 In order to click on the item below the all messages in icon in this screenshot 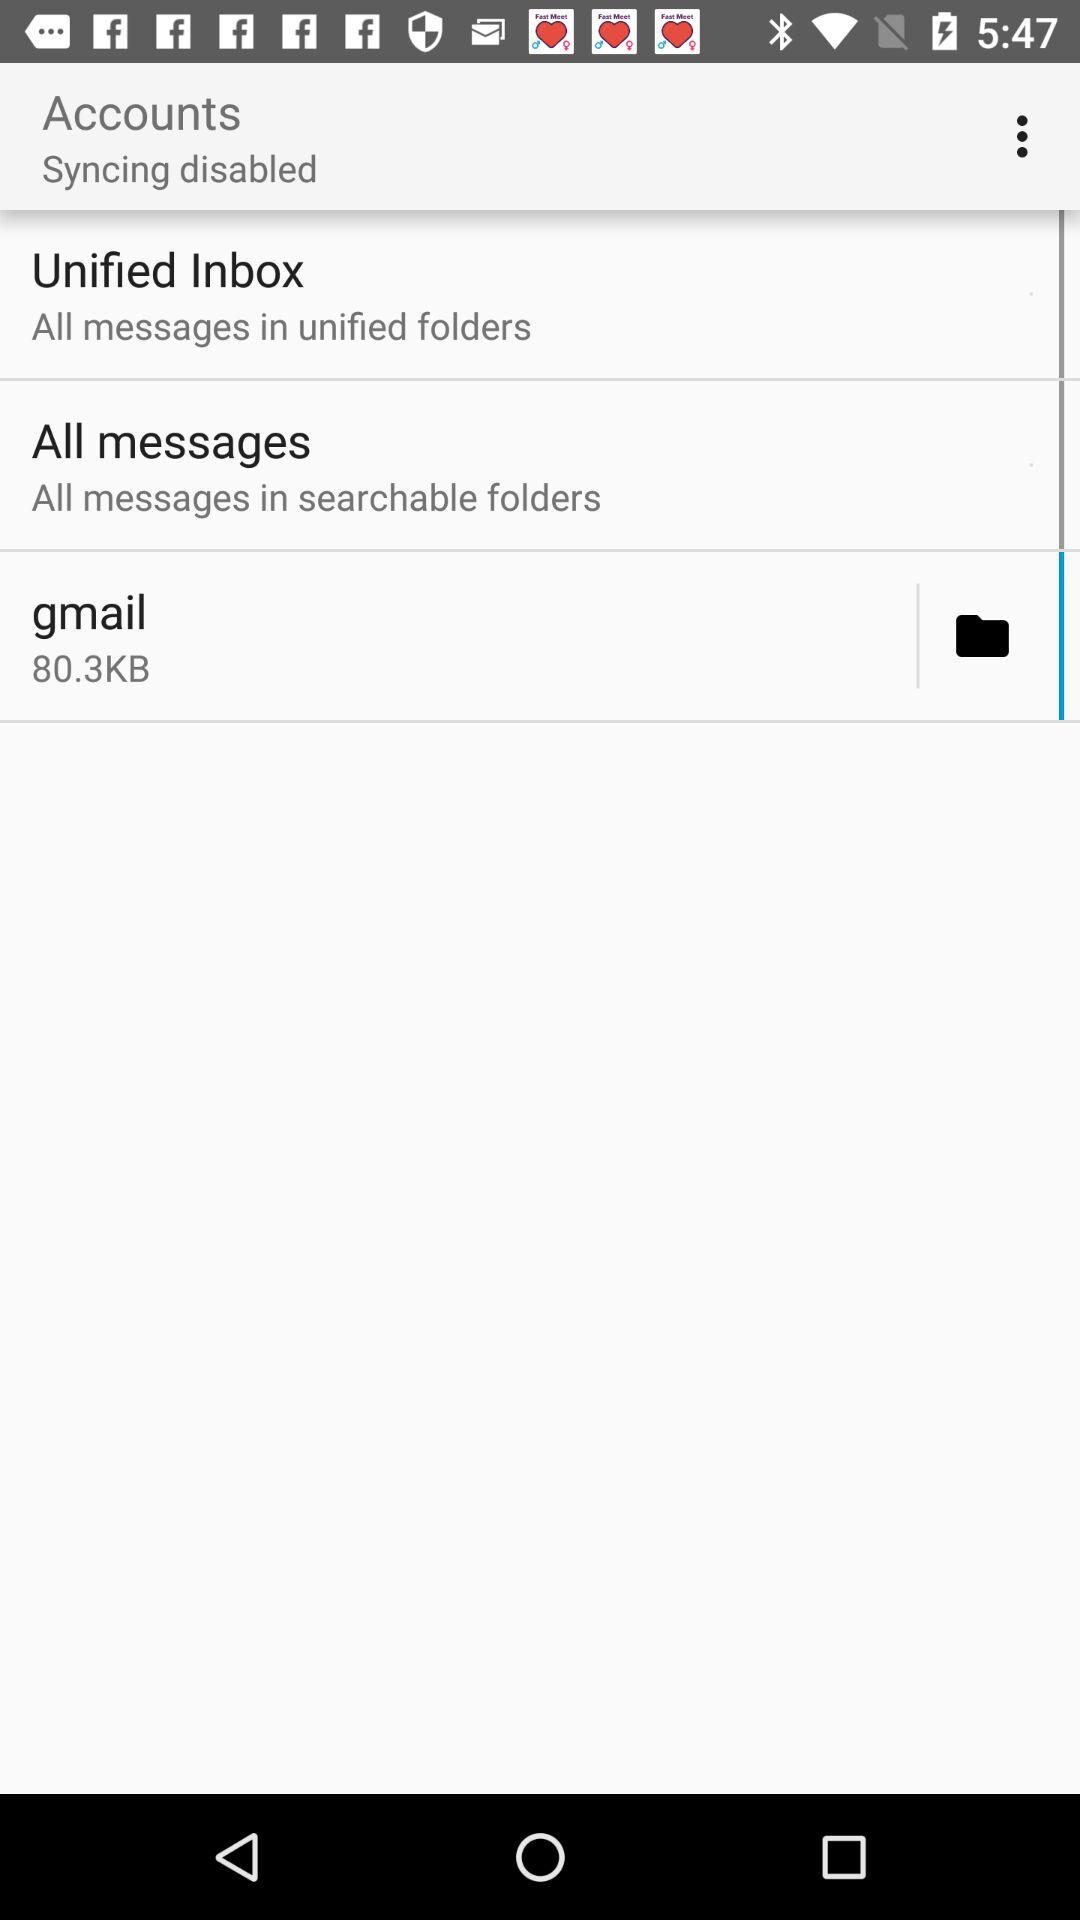, I will do `click(1031, 464)`.